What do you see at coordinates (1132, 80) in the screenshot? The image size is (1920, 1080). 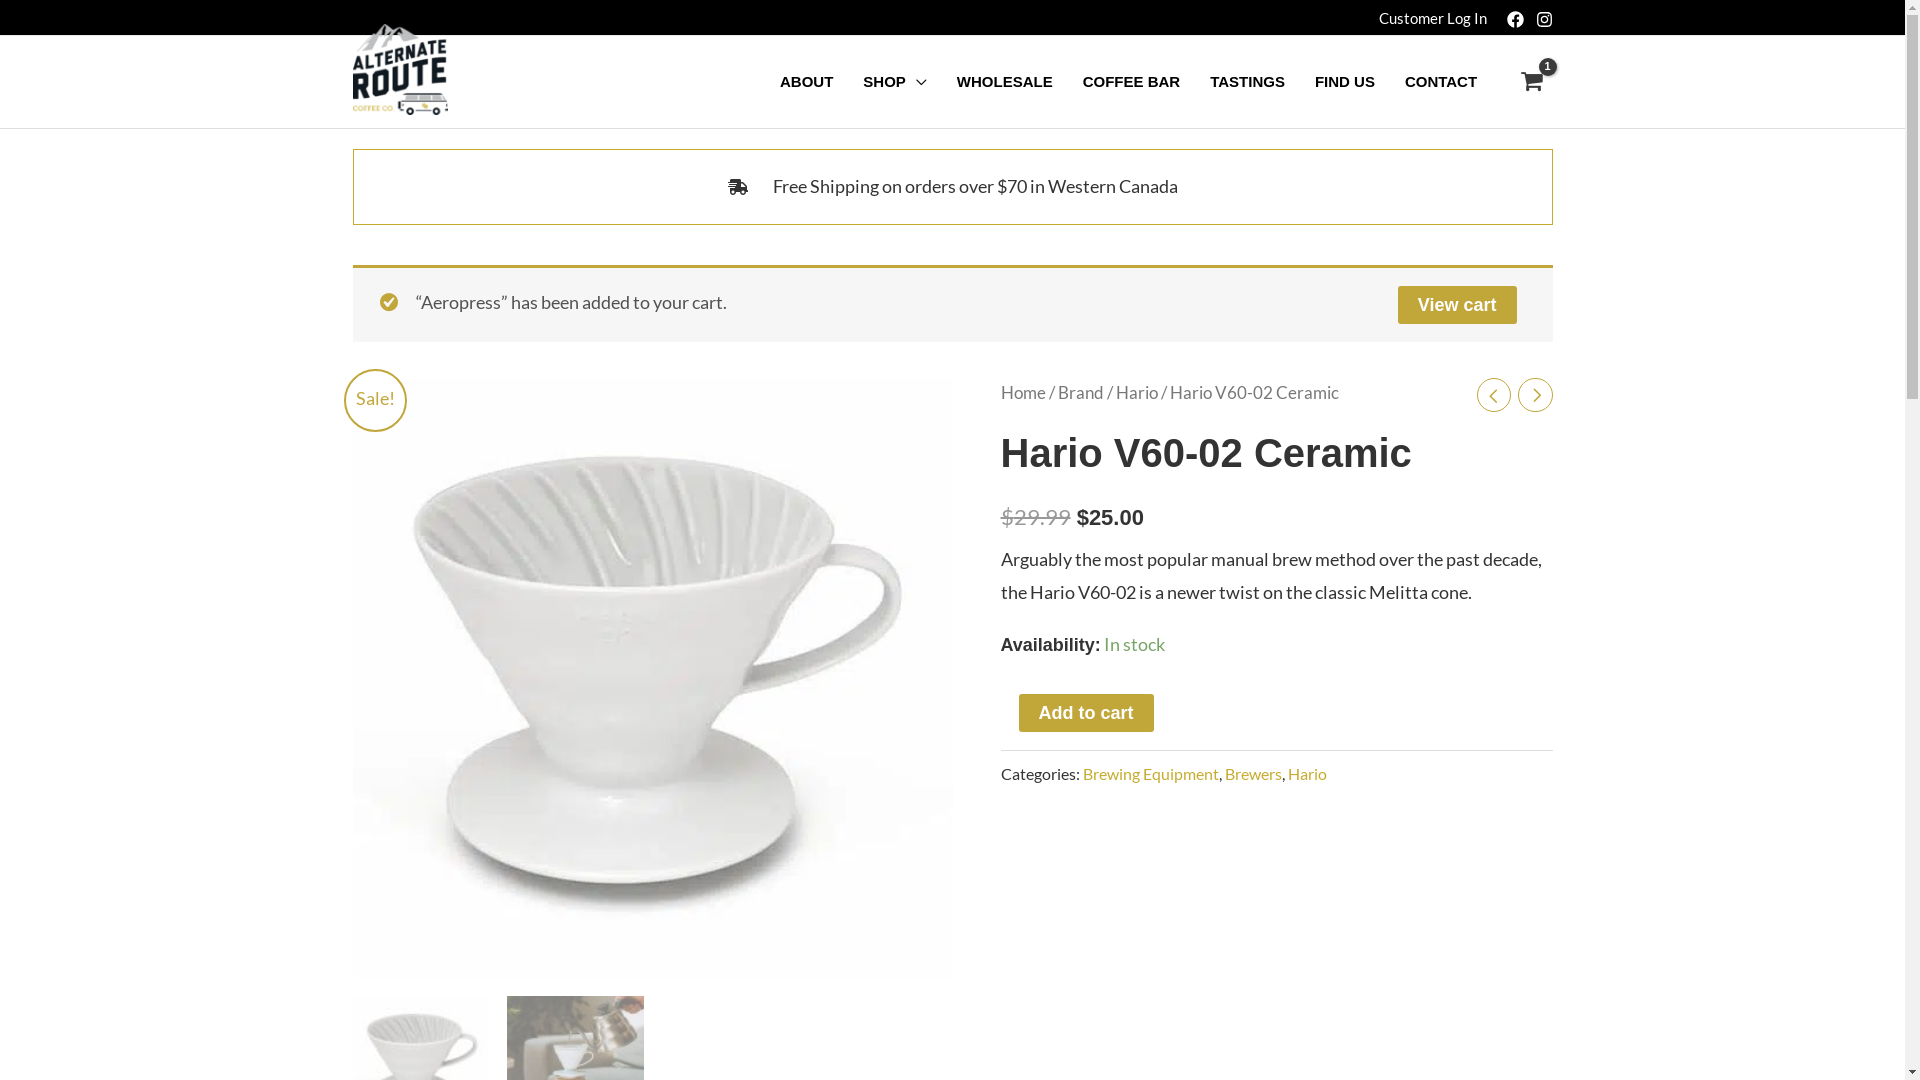 I see `'COFFEE BAR'` at bounding box center [1132, 80].